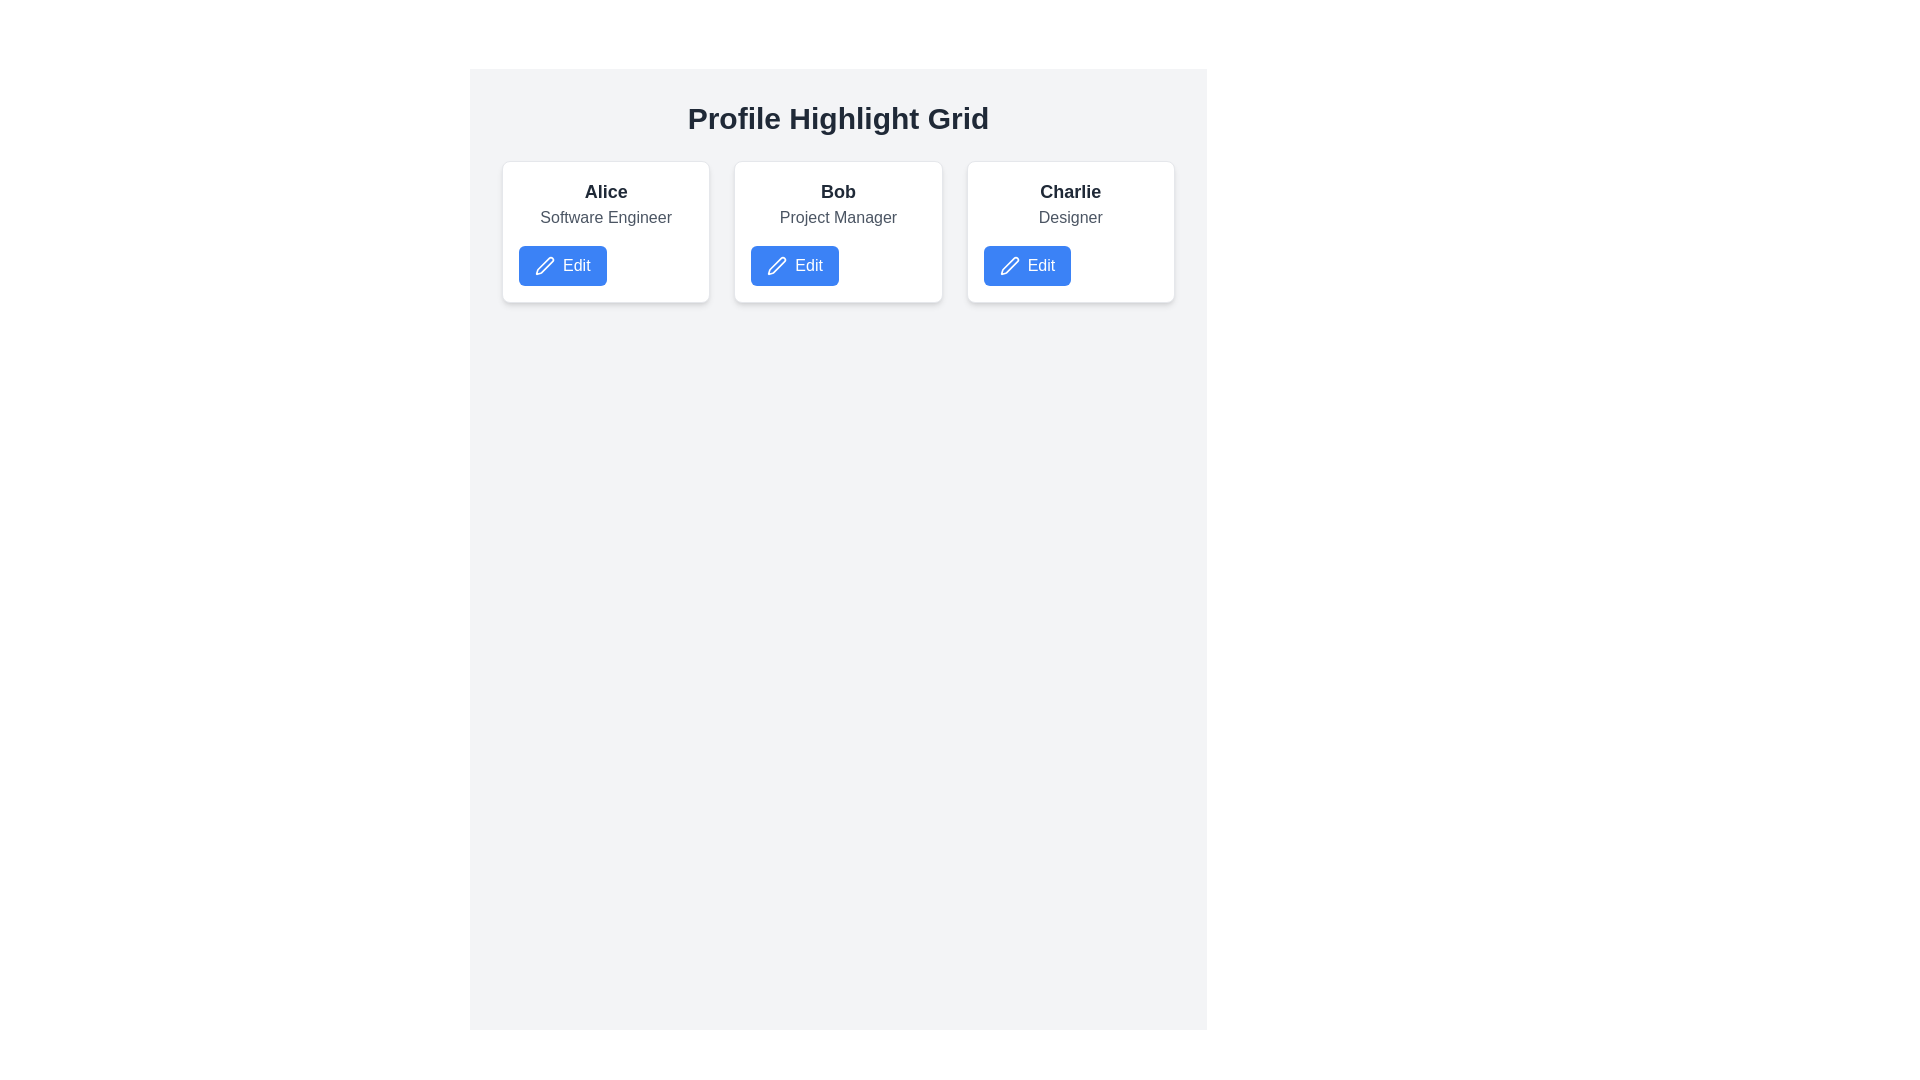  Describe the element at coordinates (794, 265) in the screenshot. I see `the rounded blue button labeled 'Edit' with a pen icon to initiate editing` at that location.